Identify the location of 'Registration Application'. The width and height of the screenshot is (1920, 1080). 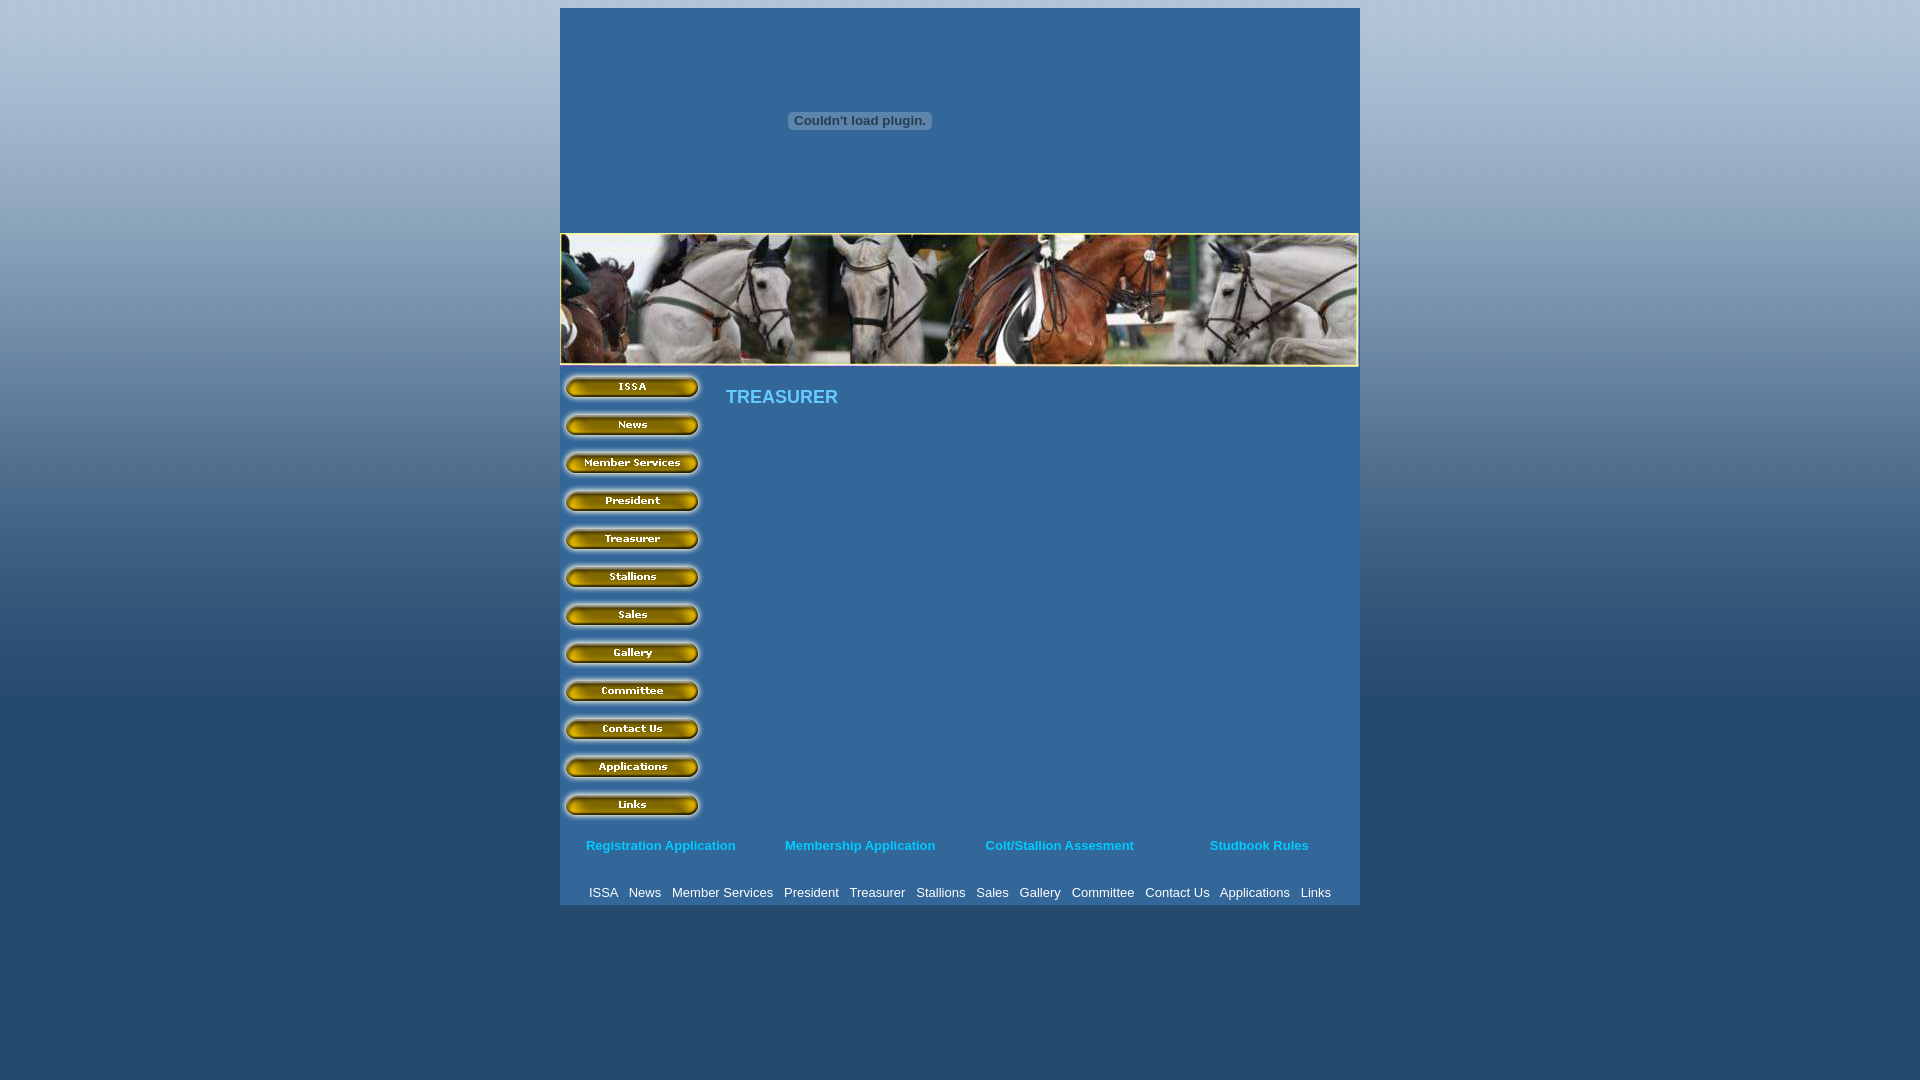
(661, 845).